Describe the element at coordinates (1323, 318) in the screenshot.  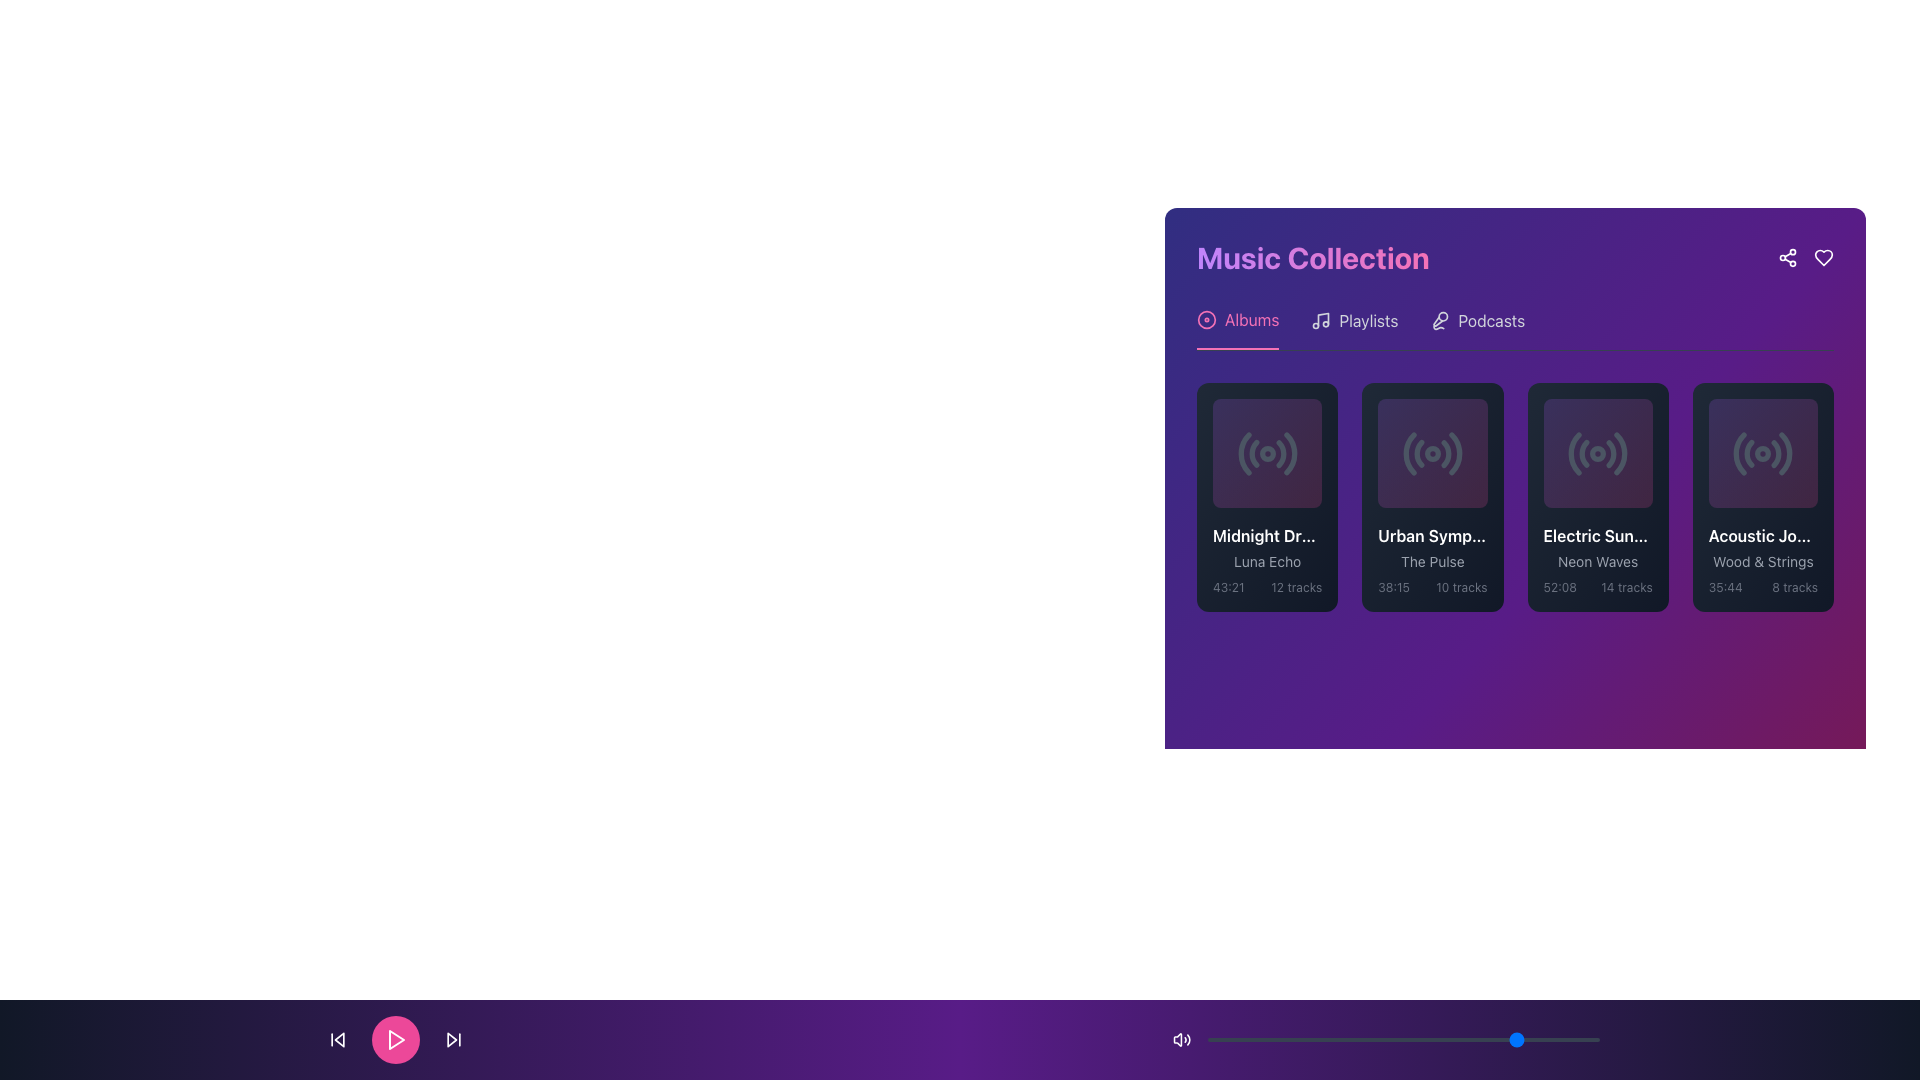
I see `the diagonal line segment within the musical note icon located in the top-right section of the 'Music Collection' panel` at that location.